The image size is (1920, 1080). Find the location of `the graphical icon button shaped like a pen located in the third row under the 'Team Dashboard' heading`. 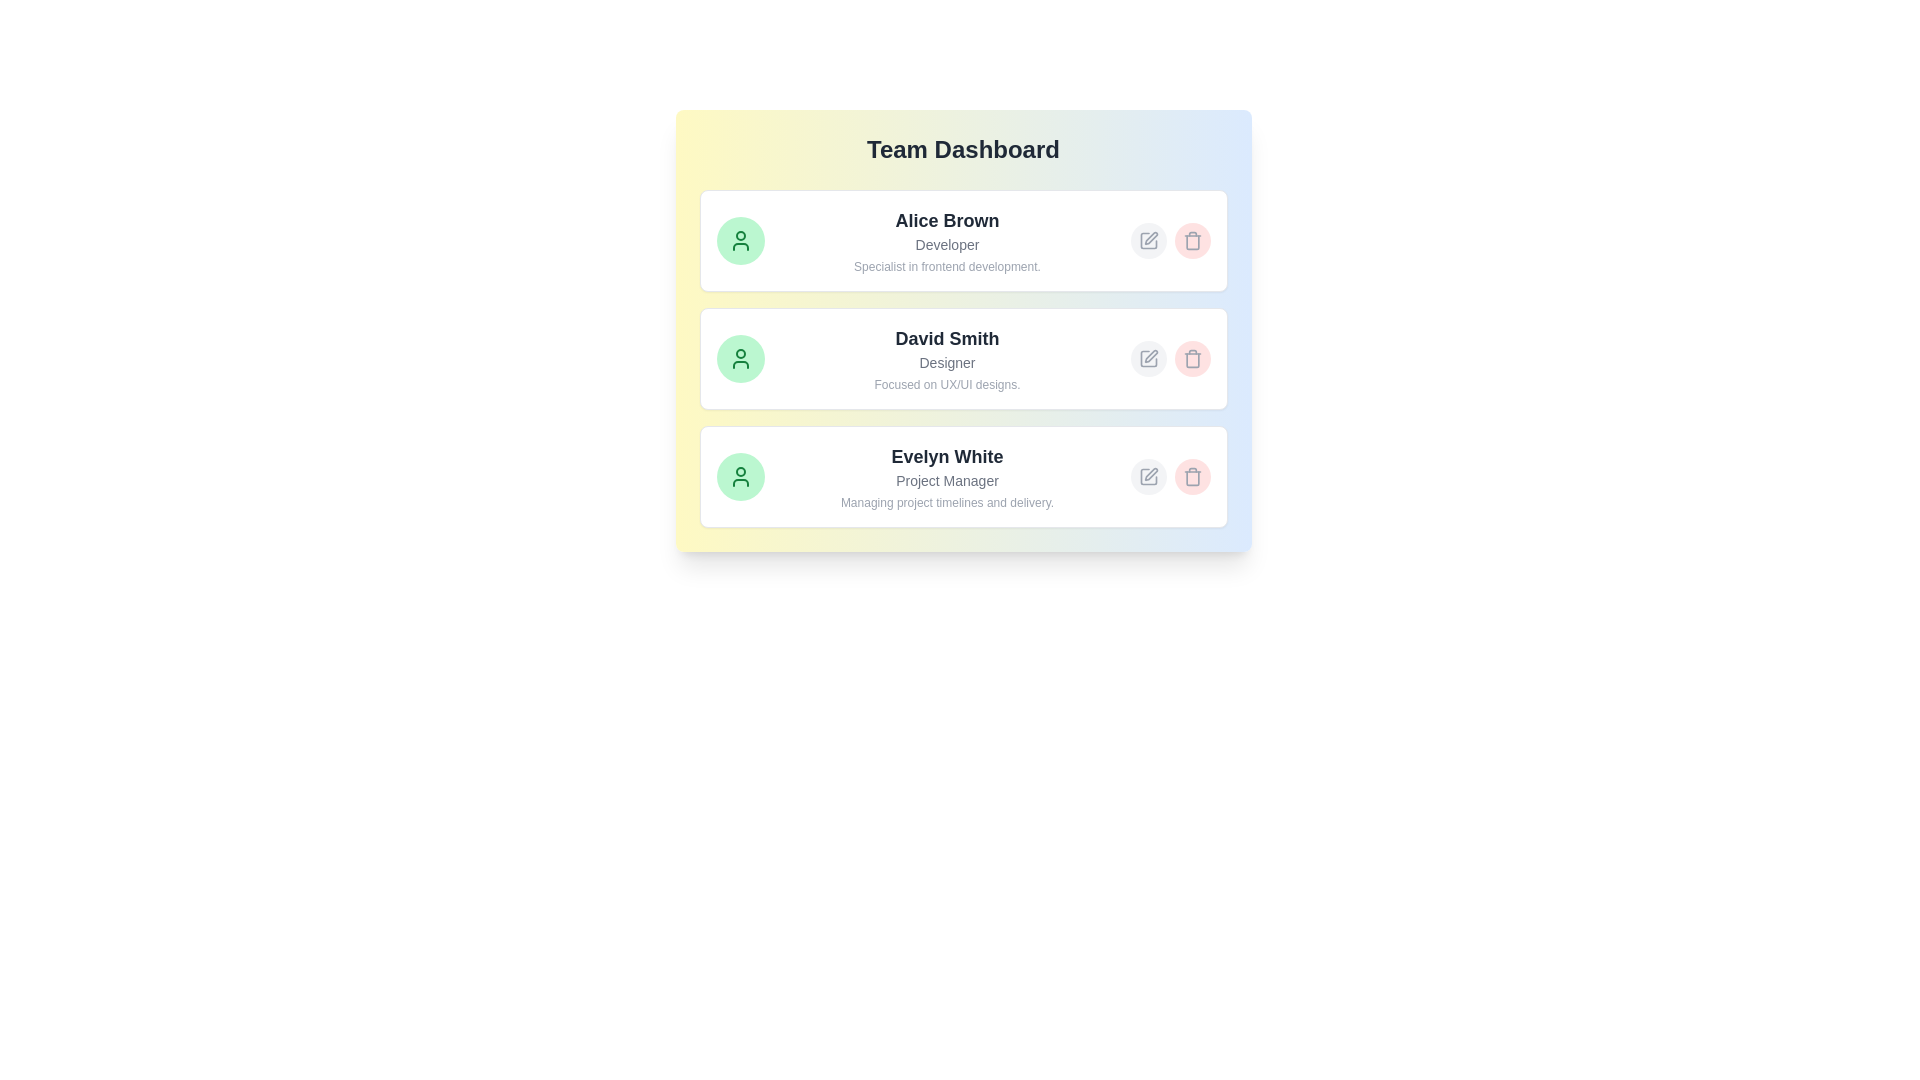

the graphical icon button shaped like a pen located in the third row under the 'Team Dashboard' heading is located at coordinates (1151, 474).